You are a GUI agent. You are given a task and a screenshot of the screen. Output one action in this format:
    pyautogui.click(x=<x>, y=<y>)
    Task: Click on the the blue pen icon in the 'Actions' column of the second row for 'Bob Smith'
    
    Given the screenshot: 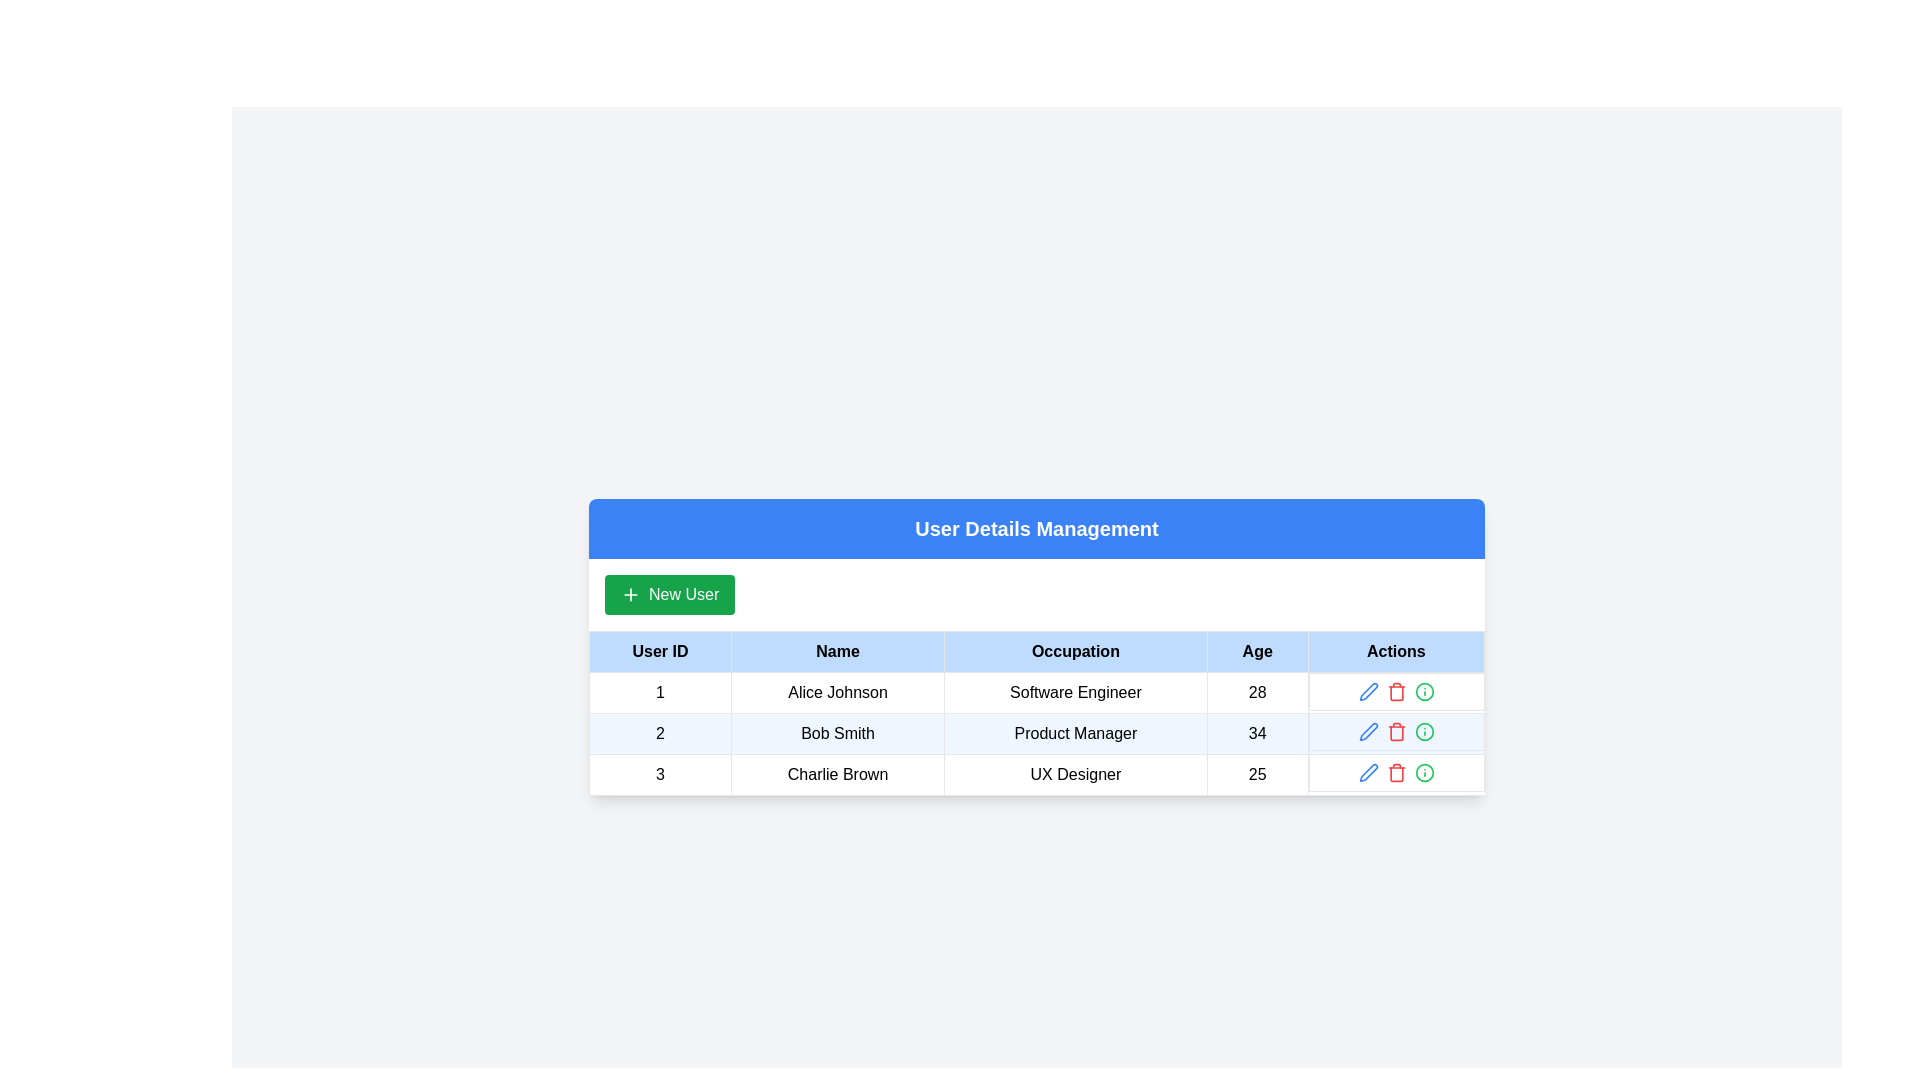 What is the action you would take?
    pyautogui.click(x=1367, y=690)
    